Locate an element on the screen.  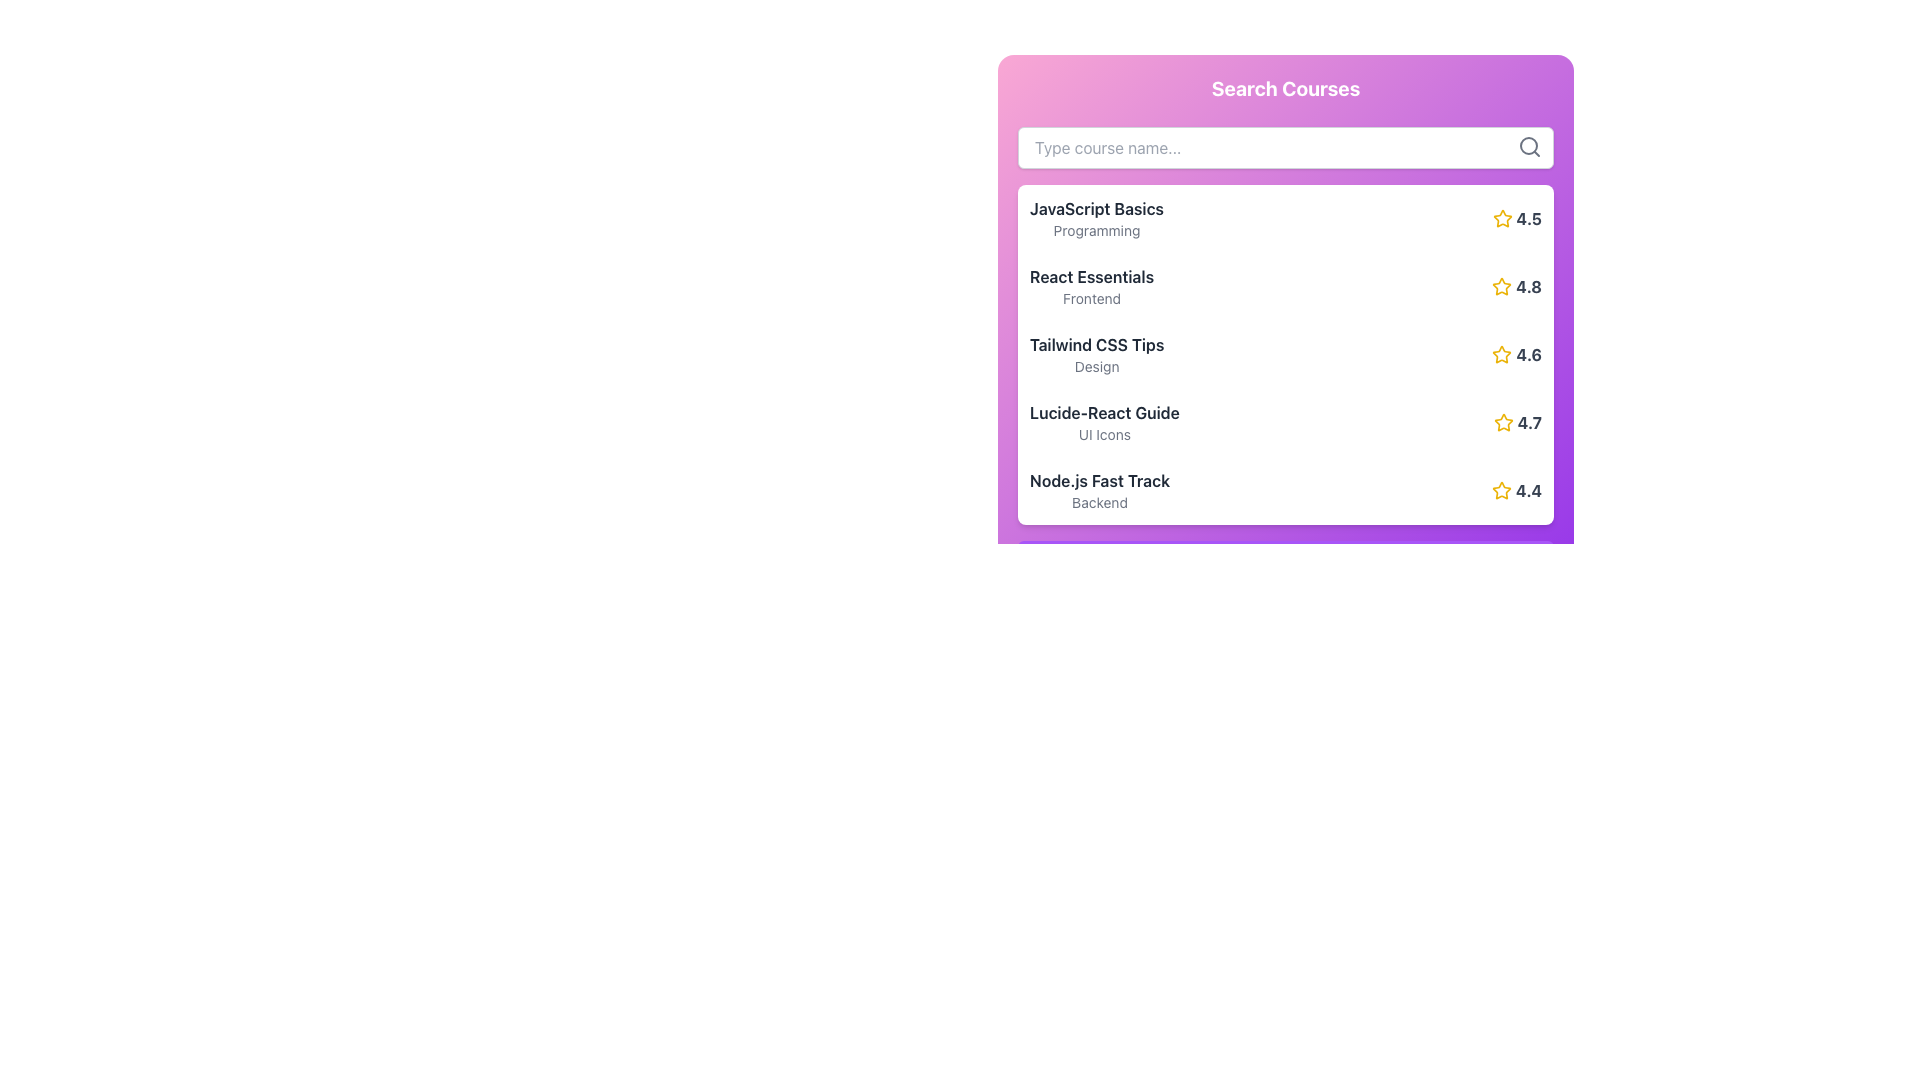
the Text Label that provides a recognizable title for the associated course or topic in the interface is located at coordinates (1103, 411).